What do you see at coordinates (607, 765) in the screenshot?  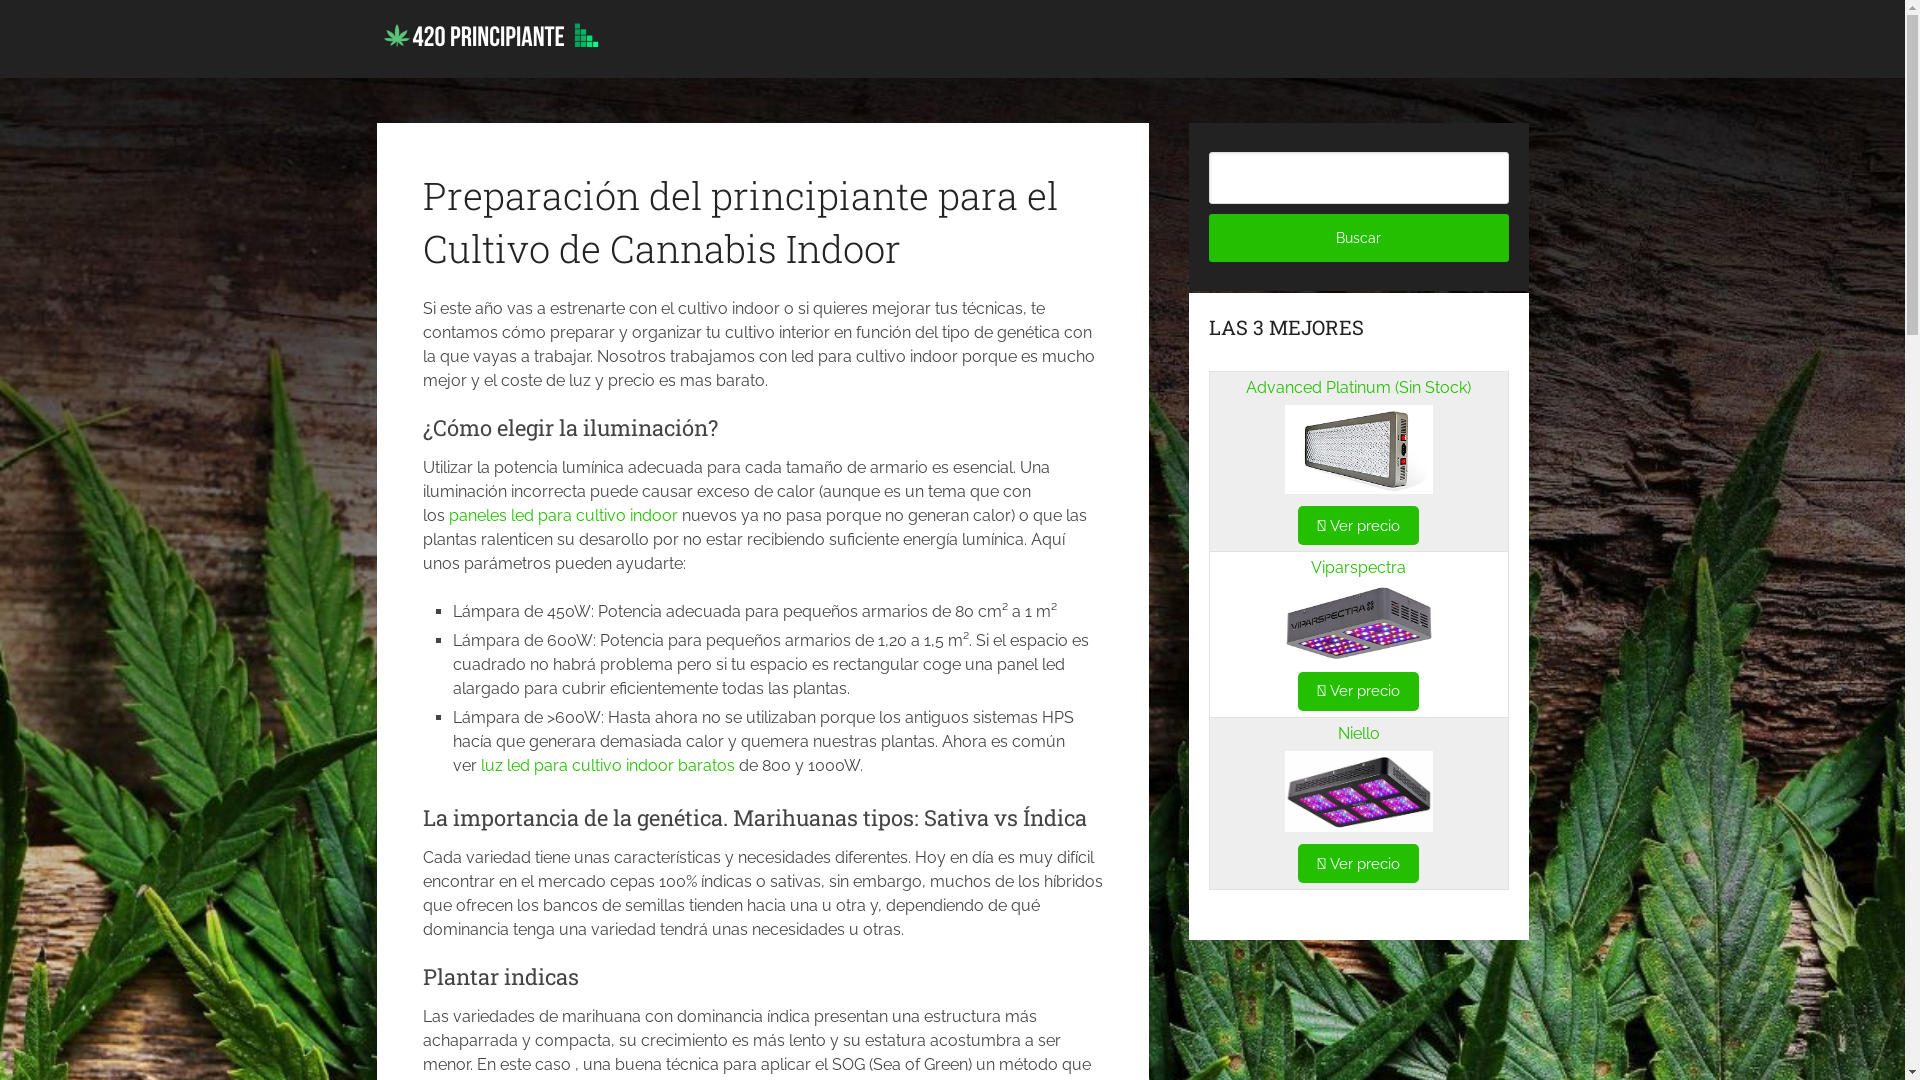 I see `'luz led para cultivo indoor baratos'` at bounding box center [607, 765].